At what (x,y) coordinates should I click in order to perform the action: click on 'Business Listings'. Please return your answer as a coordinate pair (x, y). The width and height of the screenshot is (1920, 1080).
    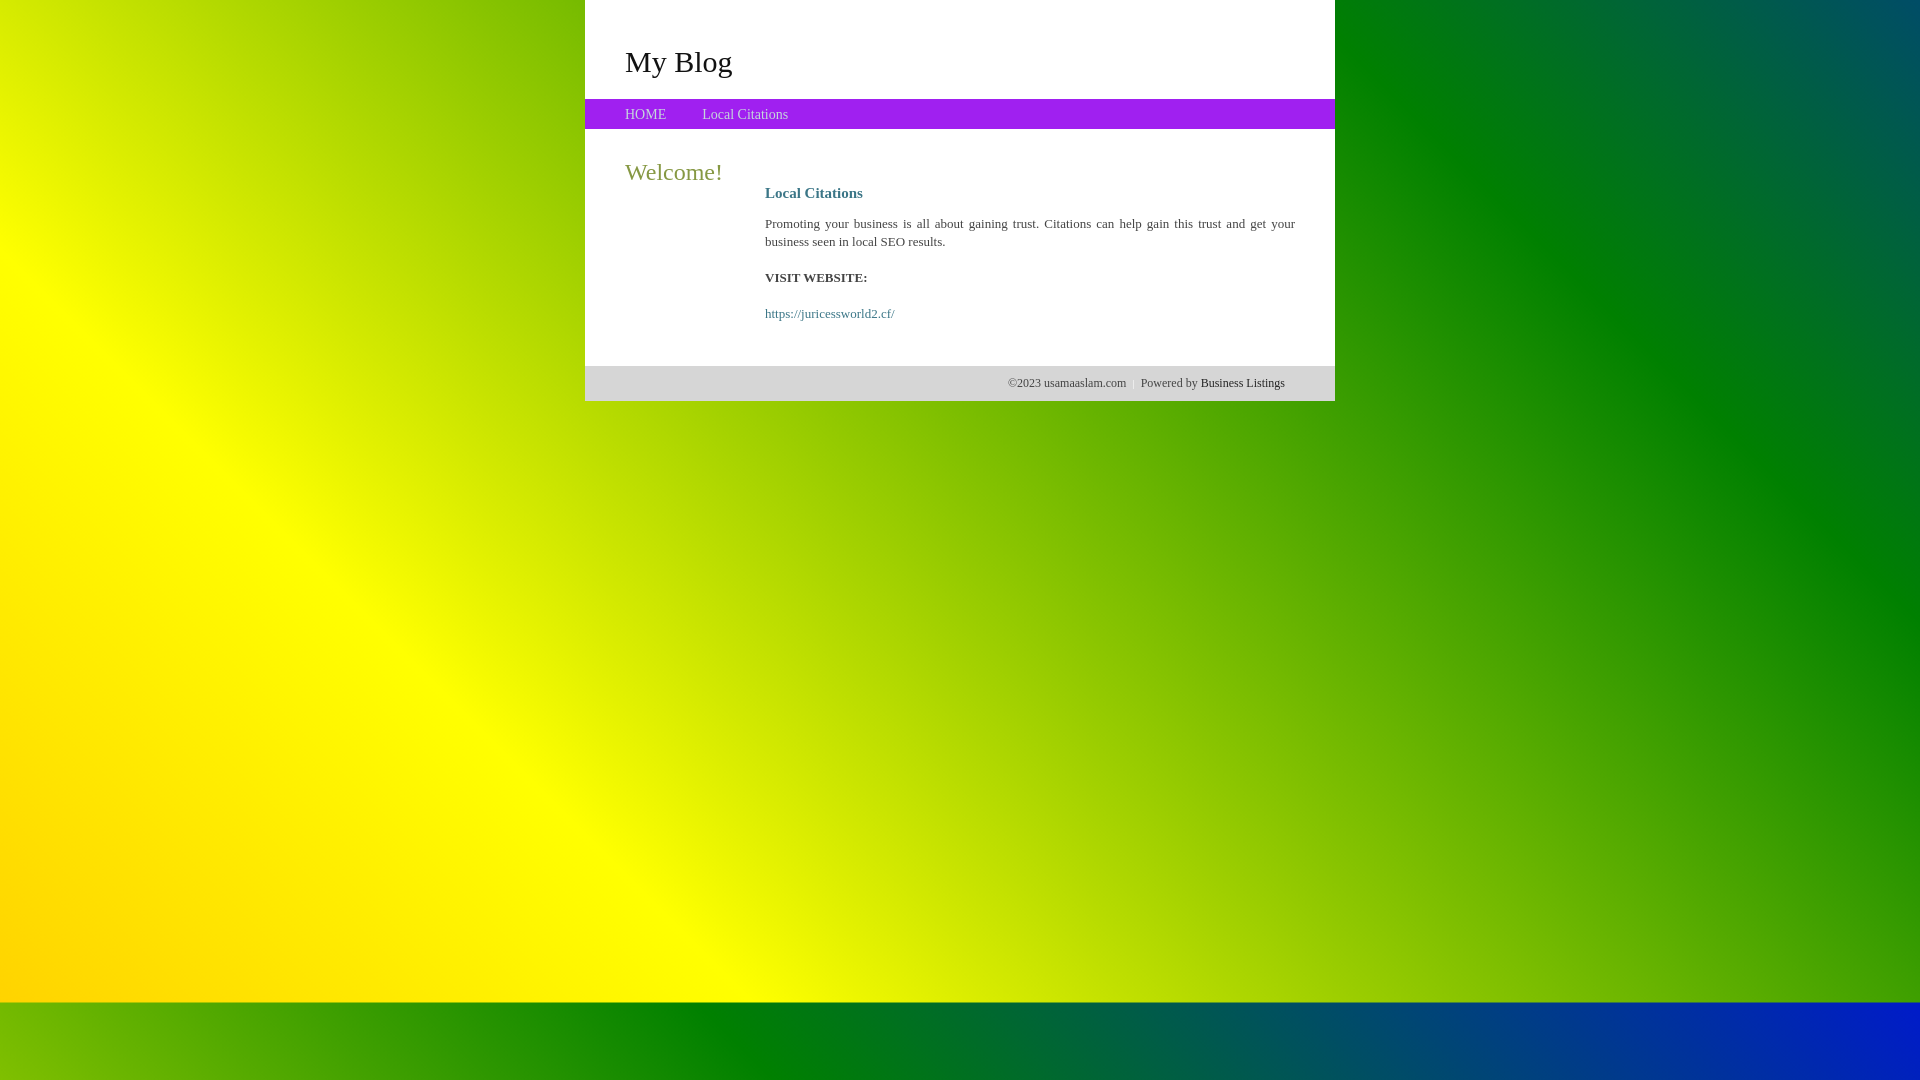
    Looking at the image, I should click on (1242, 382).